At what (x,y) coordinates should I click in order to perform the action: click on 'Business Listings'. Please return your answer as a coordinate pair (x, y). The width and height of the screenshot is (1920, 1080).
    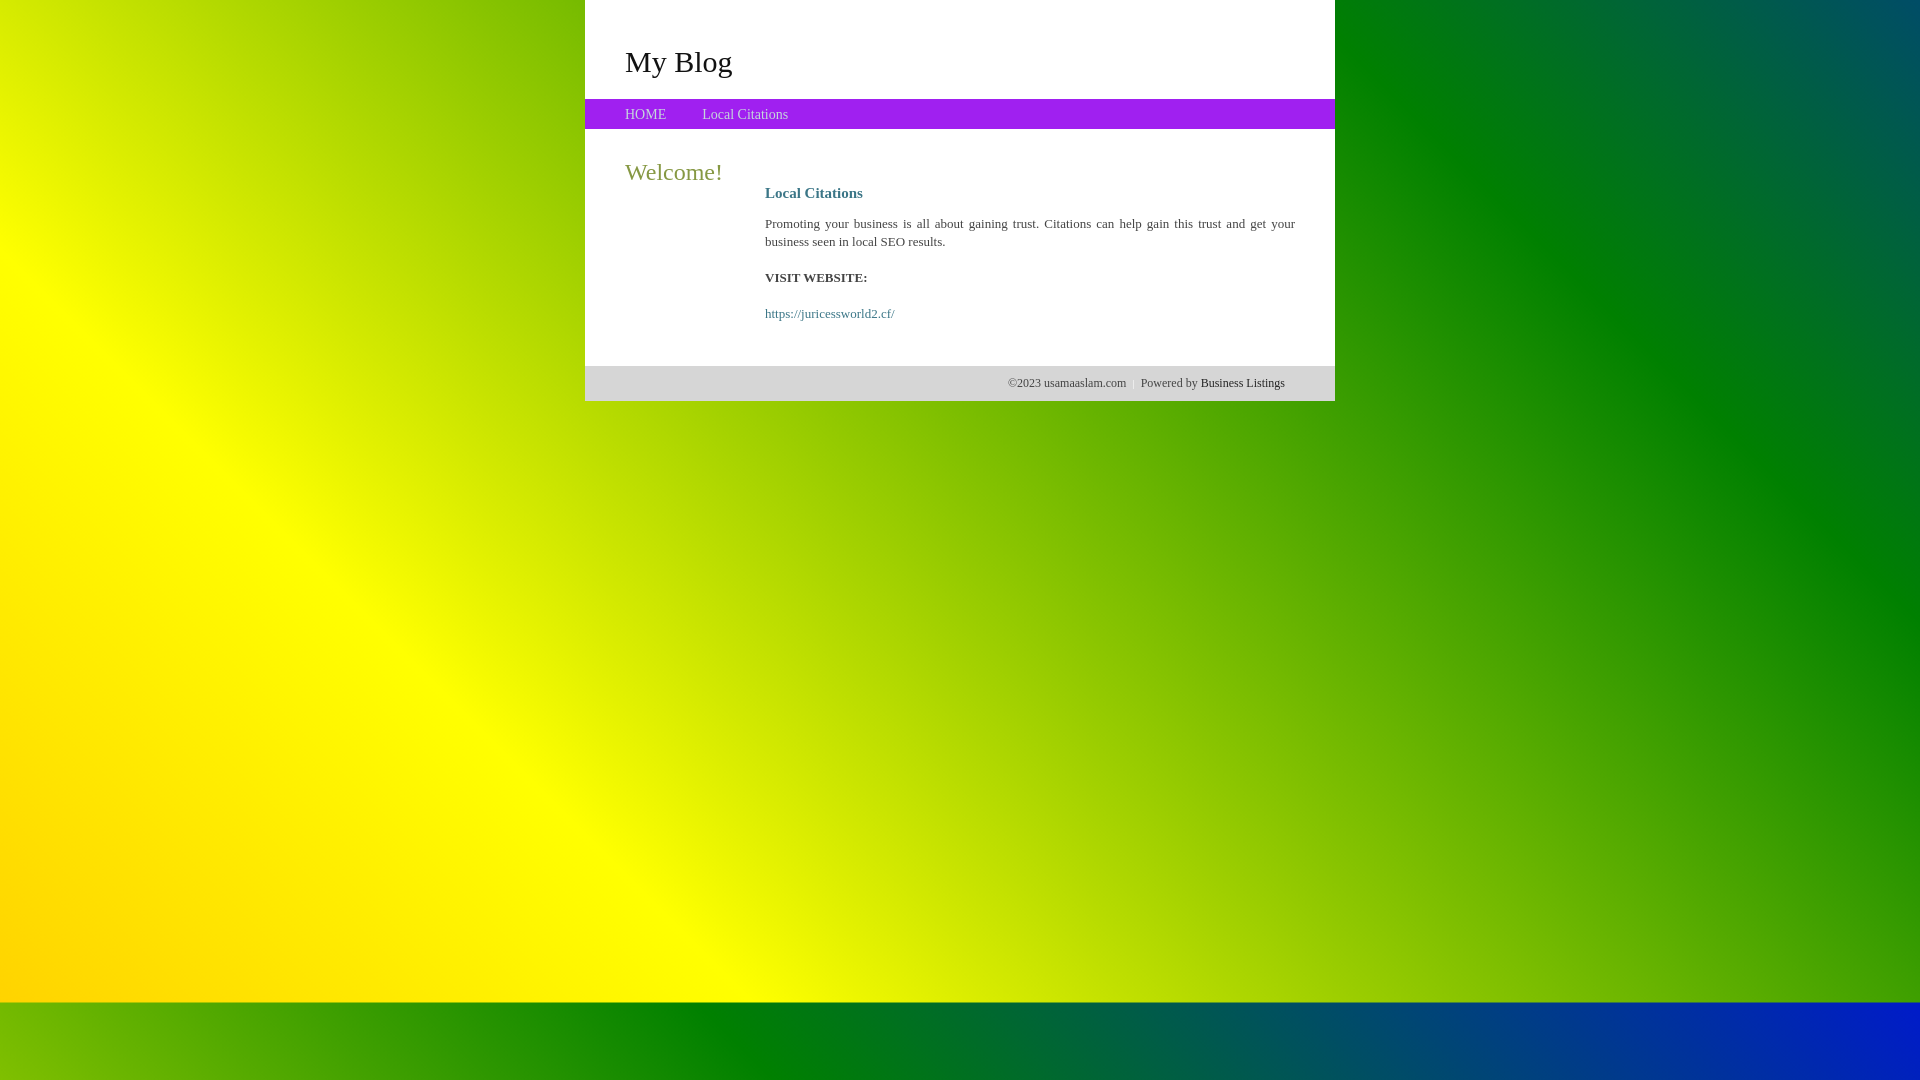
    Looking at the image, I should click on (1242, 382).